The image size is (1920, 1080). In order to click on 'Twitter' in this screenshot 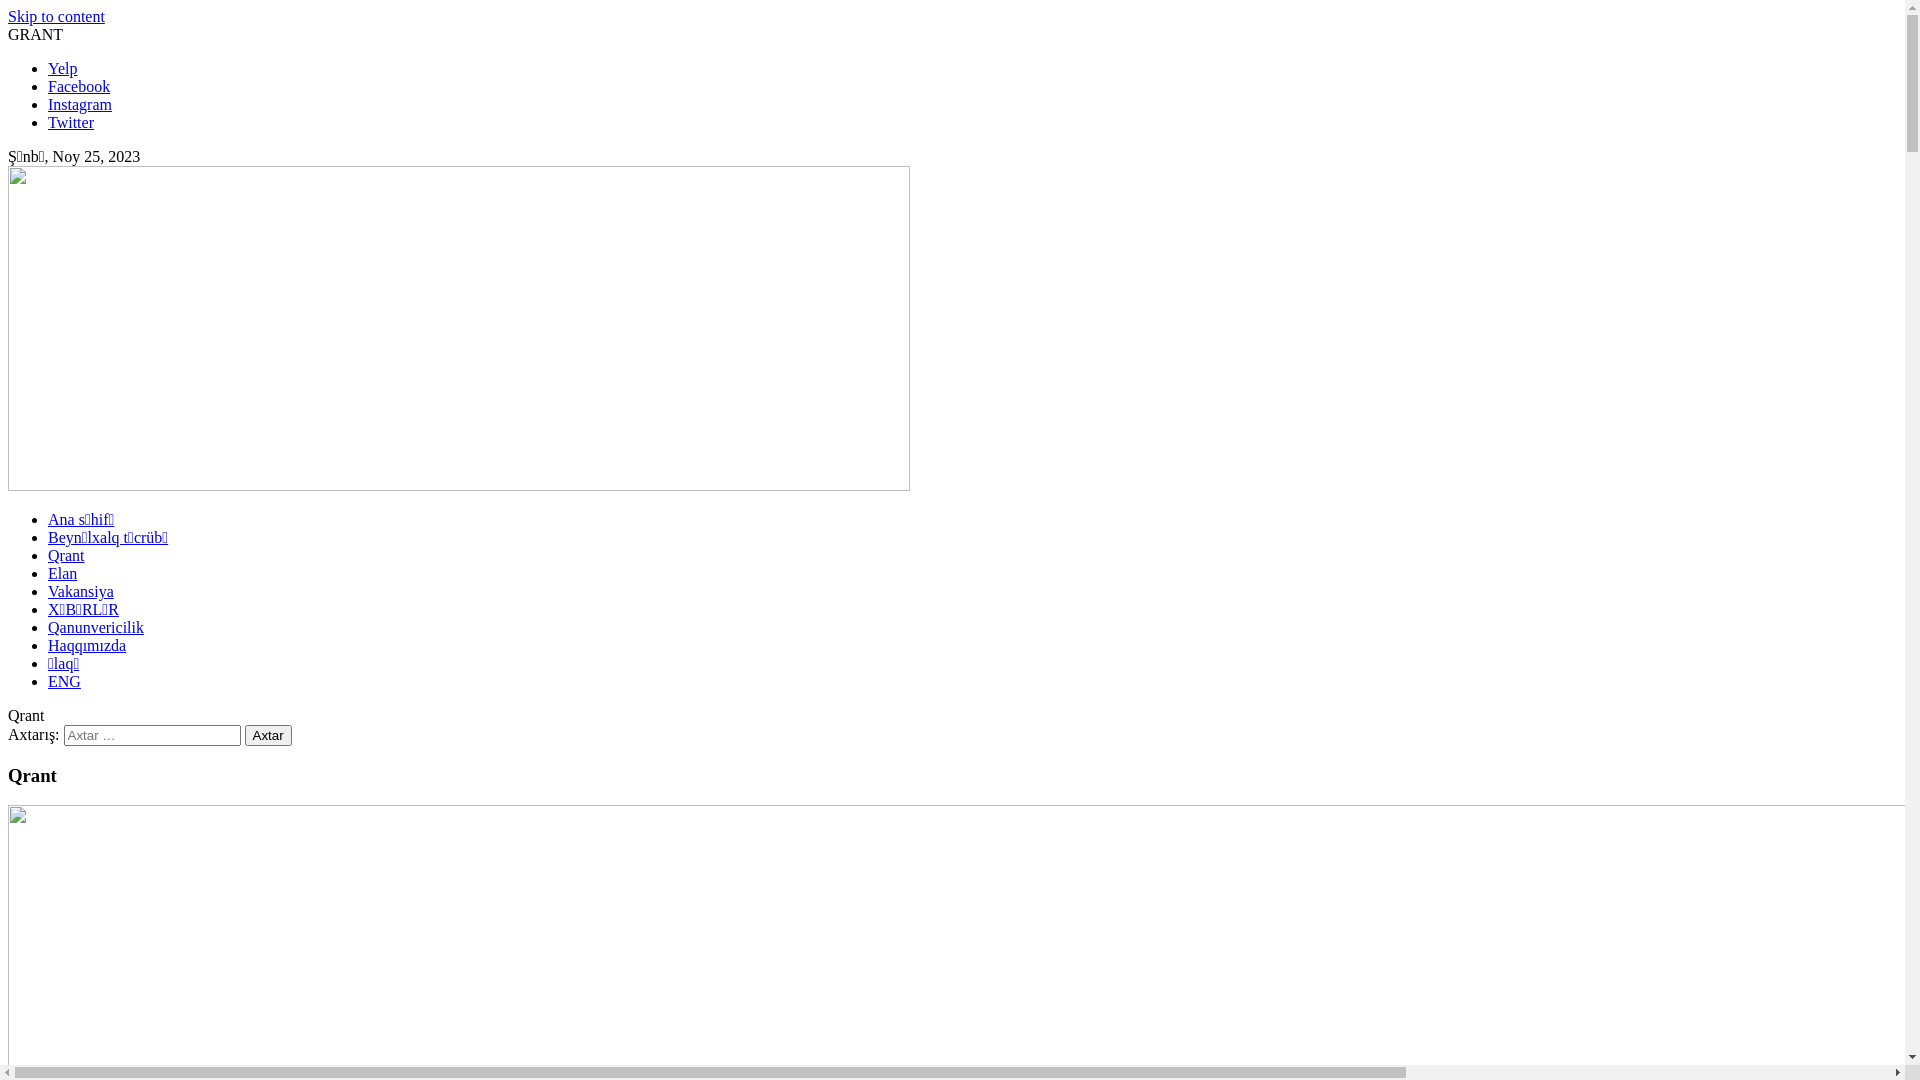, I will do `click(71, 122)`.